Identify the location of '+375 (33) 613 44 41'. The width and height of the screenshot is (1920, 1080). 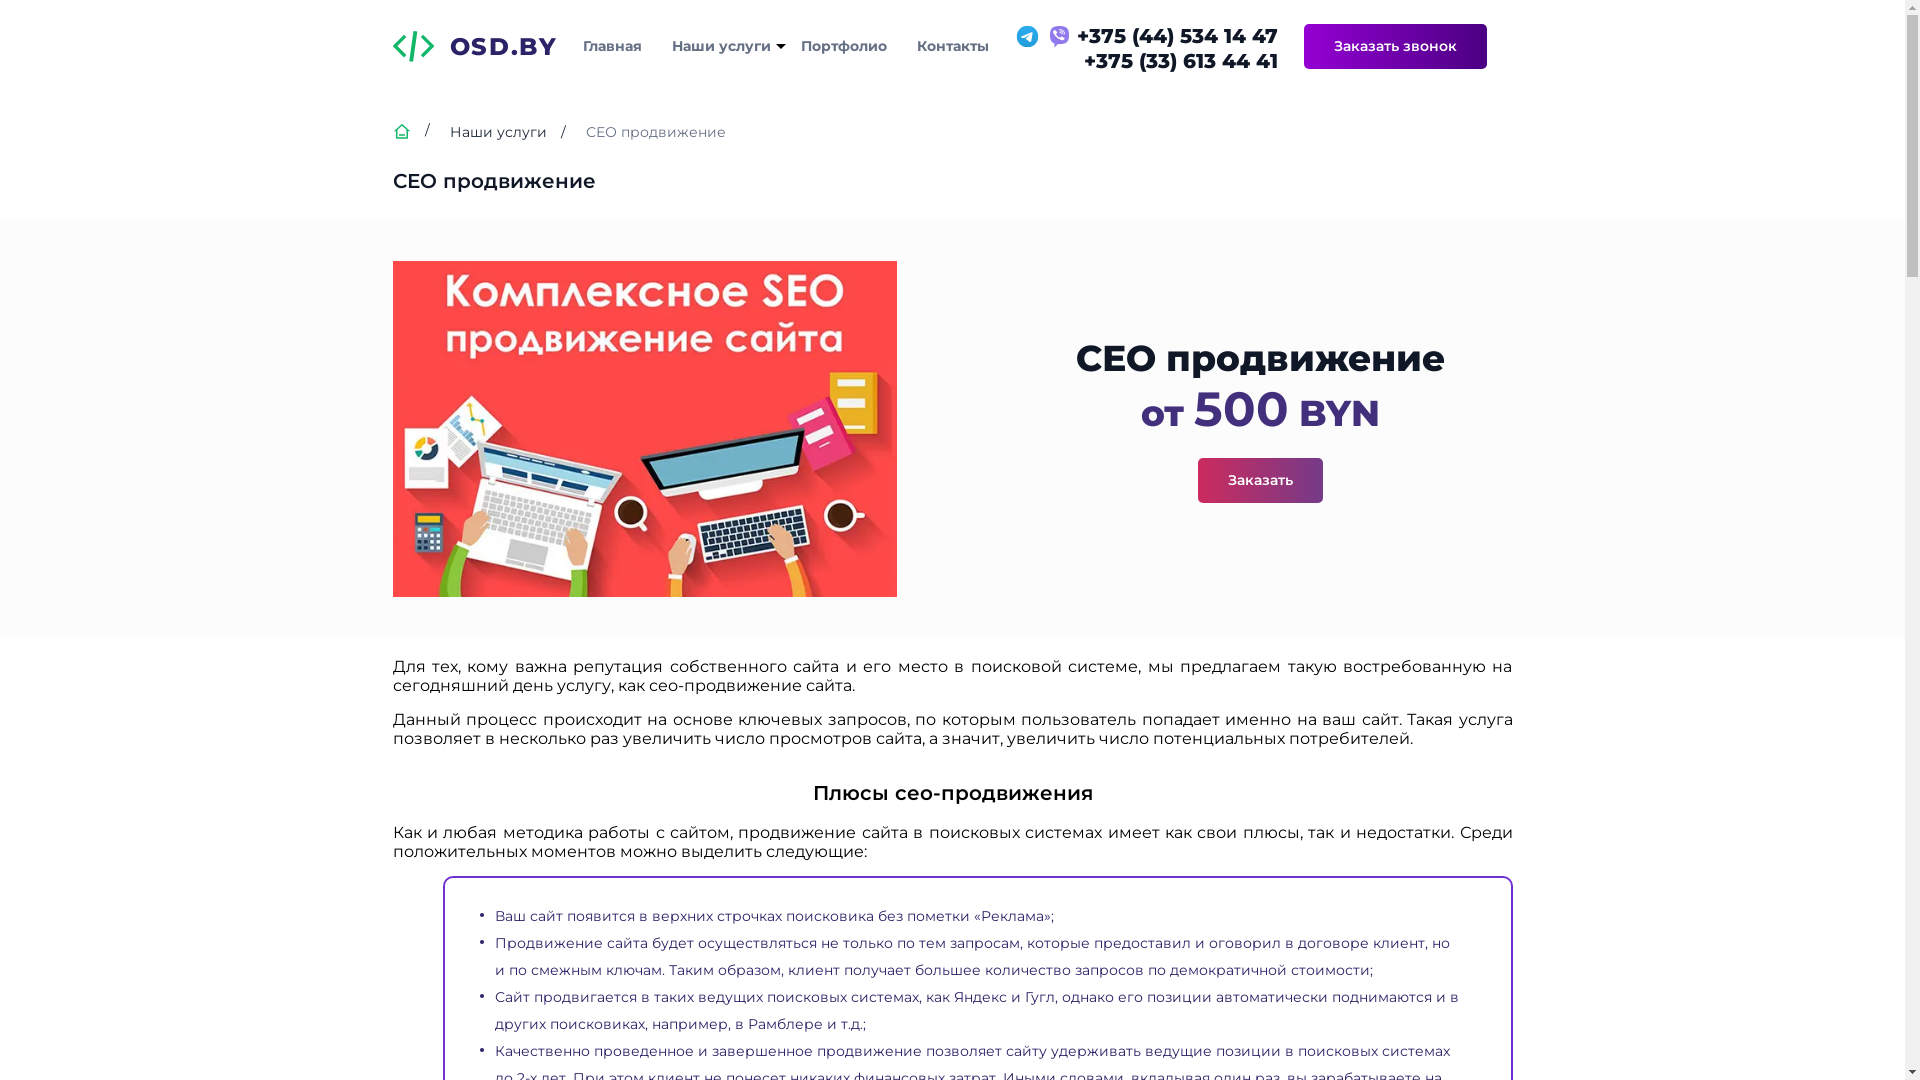
(1146, 60).